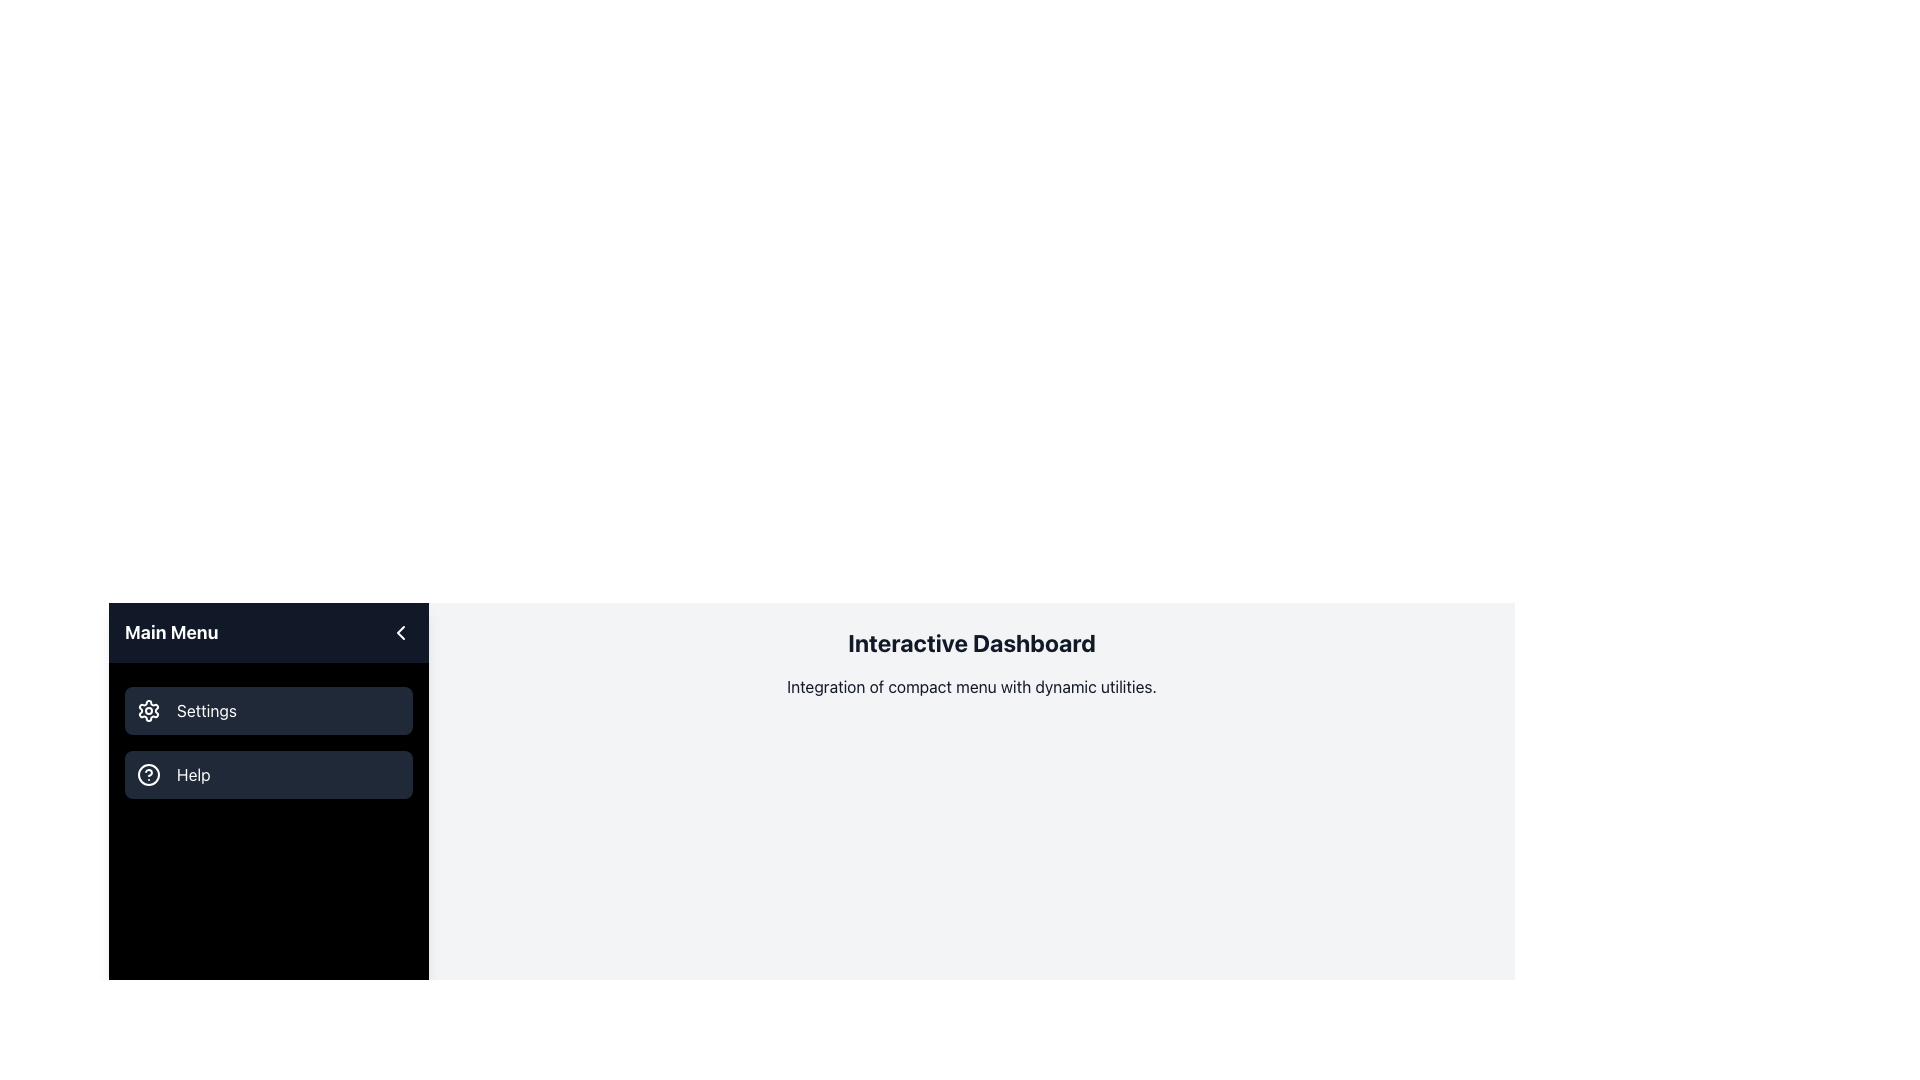 This screenshot has width=1920, height=1080. I want to click on the settings icon located in the left sidebar, which is positioned to the left of the 'Settings' label in the 'Main Menu' section, so click(147, 709).